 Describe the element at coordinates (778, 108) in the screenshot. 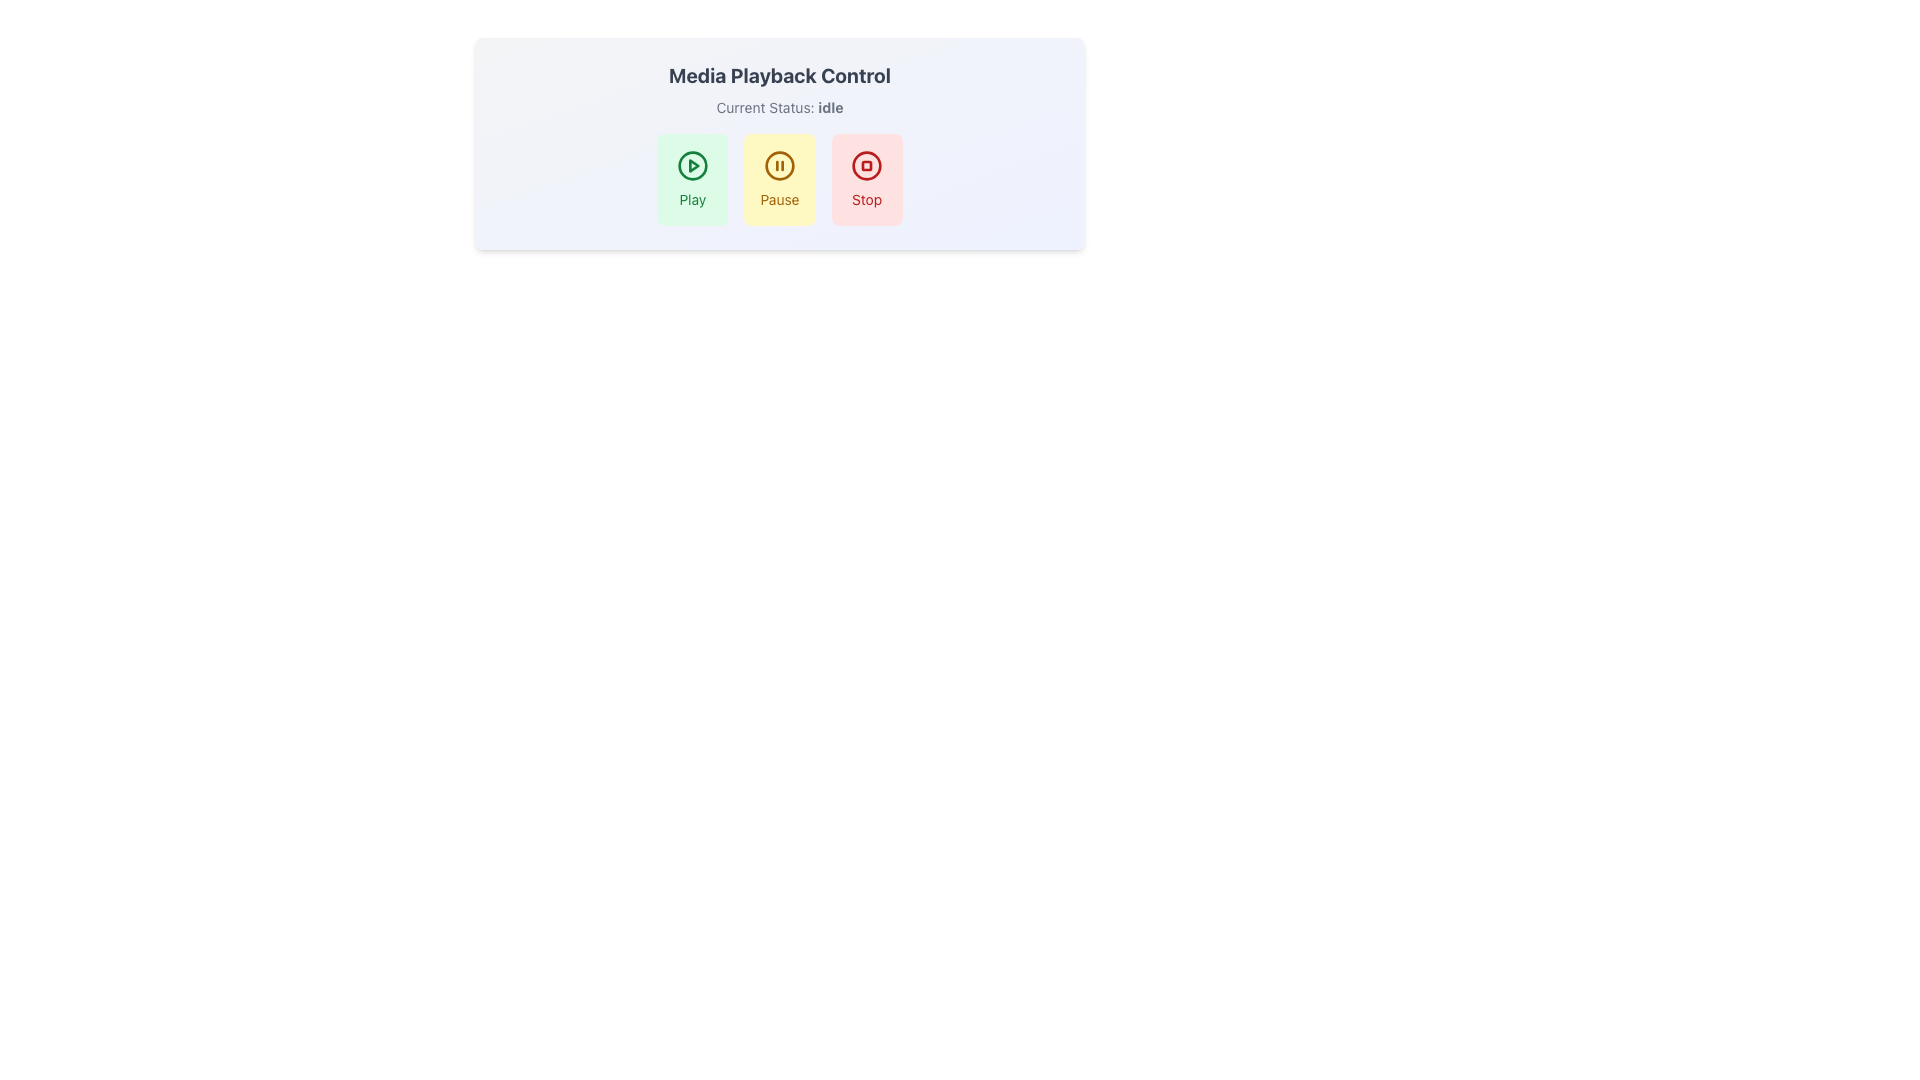

I see `the text label indicating 'Current Status: idle', which is located below the title 'Media Playback Control' and above the playback buttons` at that location.